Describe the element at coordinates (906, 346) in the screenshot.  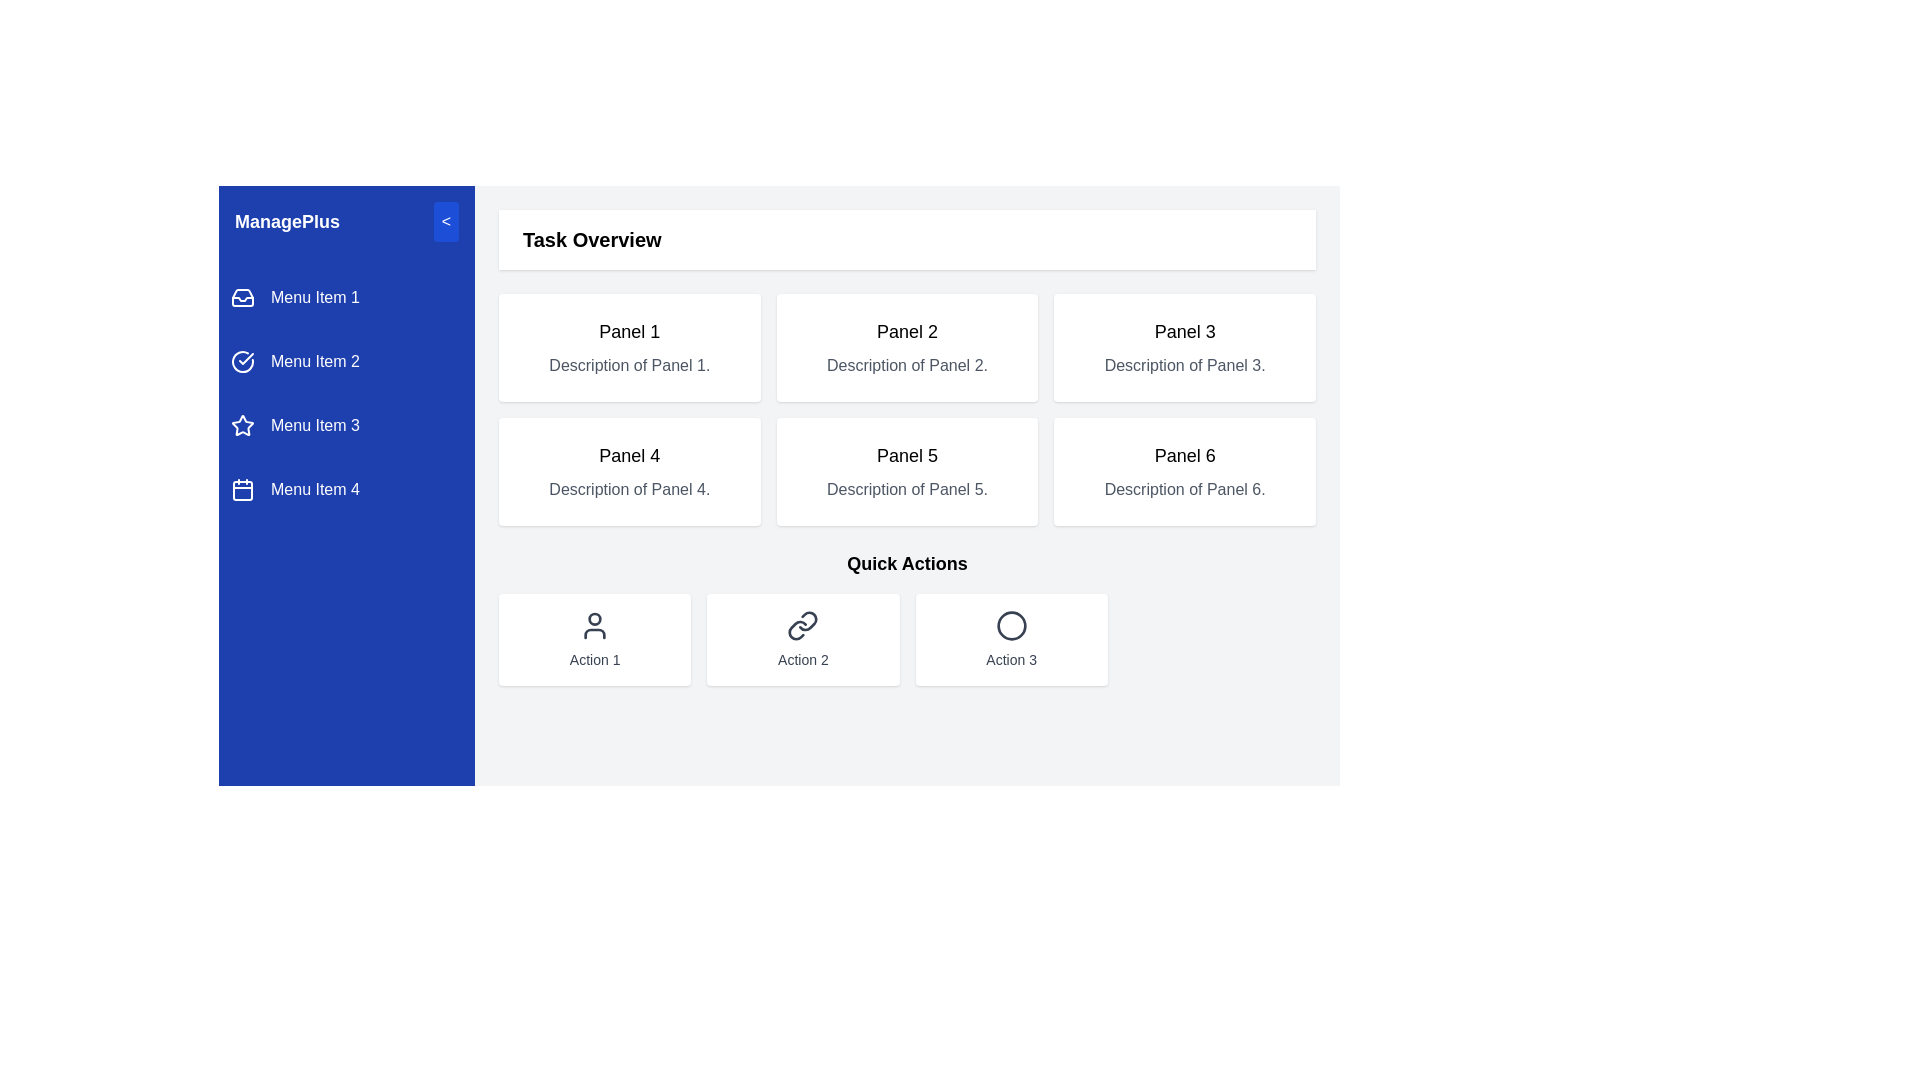
I see `the 'Panel 2' informational card, which is the second panel in the top row of a grid, to interact with it` at that location.